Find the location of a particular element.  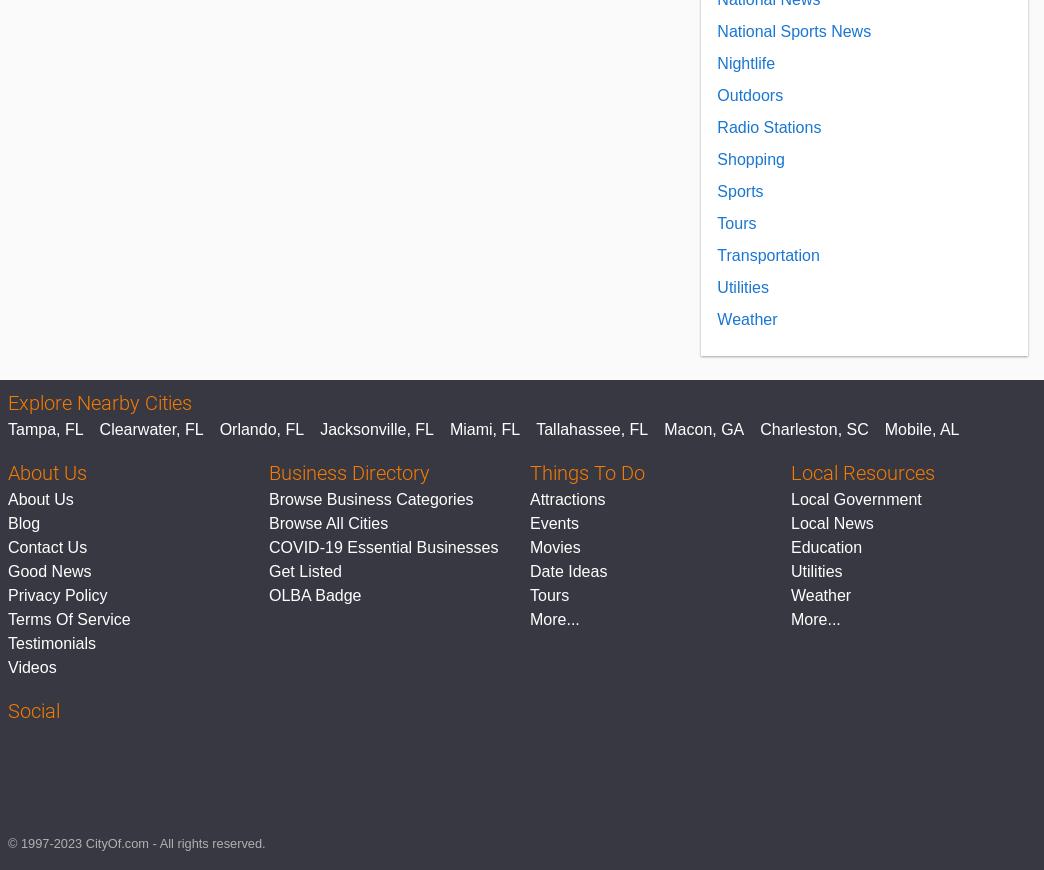

'Tampa, FL' is located at coordinates (7, 429).